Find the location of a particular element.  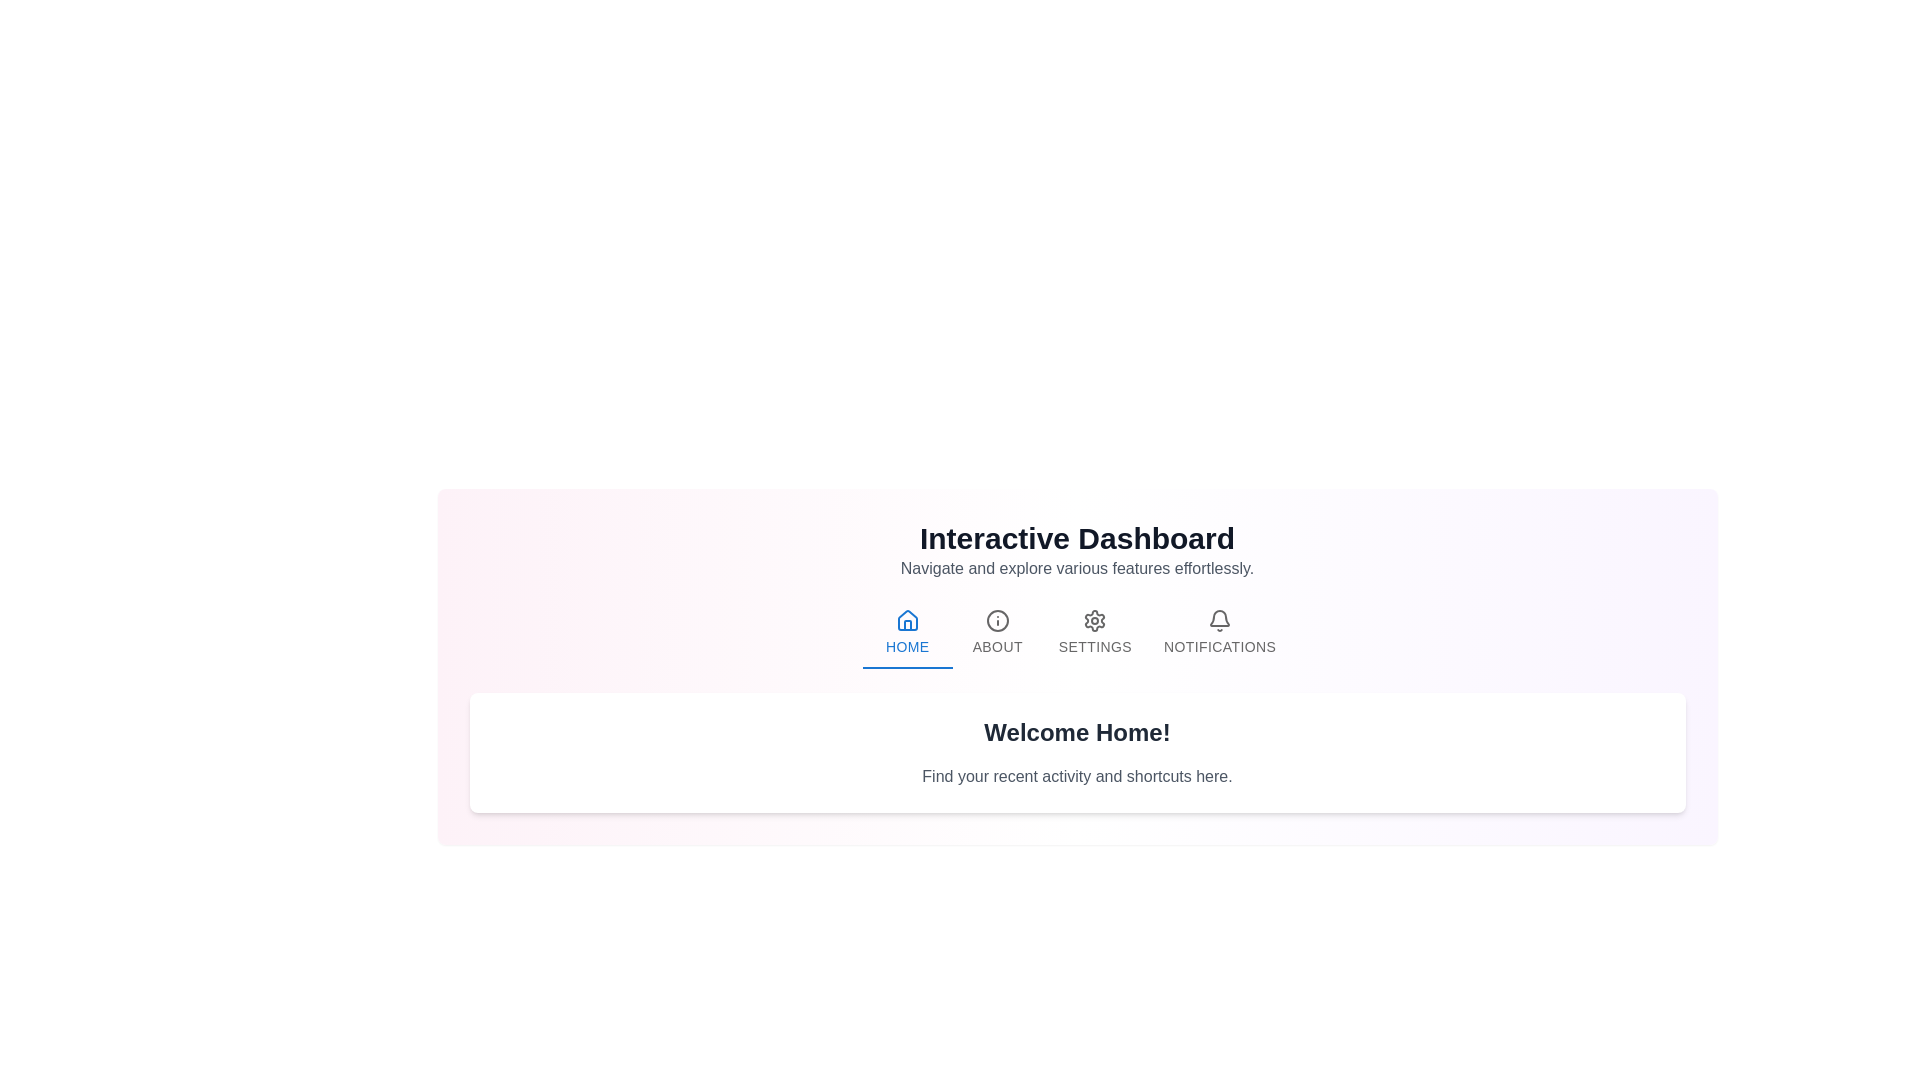

the Text Label element displaying 'Navigate and explore various features effortlessly.' which is positioned directly under the heading 'Interactive Dashboard' is located at coordinates (1076, 569).